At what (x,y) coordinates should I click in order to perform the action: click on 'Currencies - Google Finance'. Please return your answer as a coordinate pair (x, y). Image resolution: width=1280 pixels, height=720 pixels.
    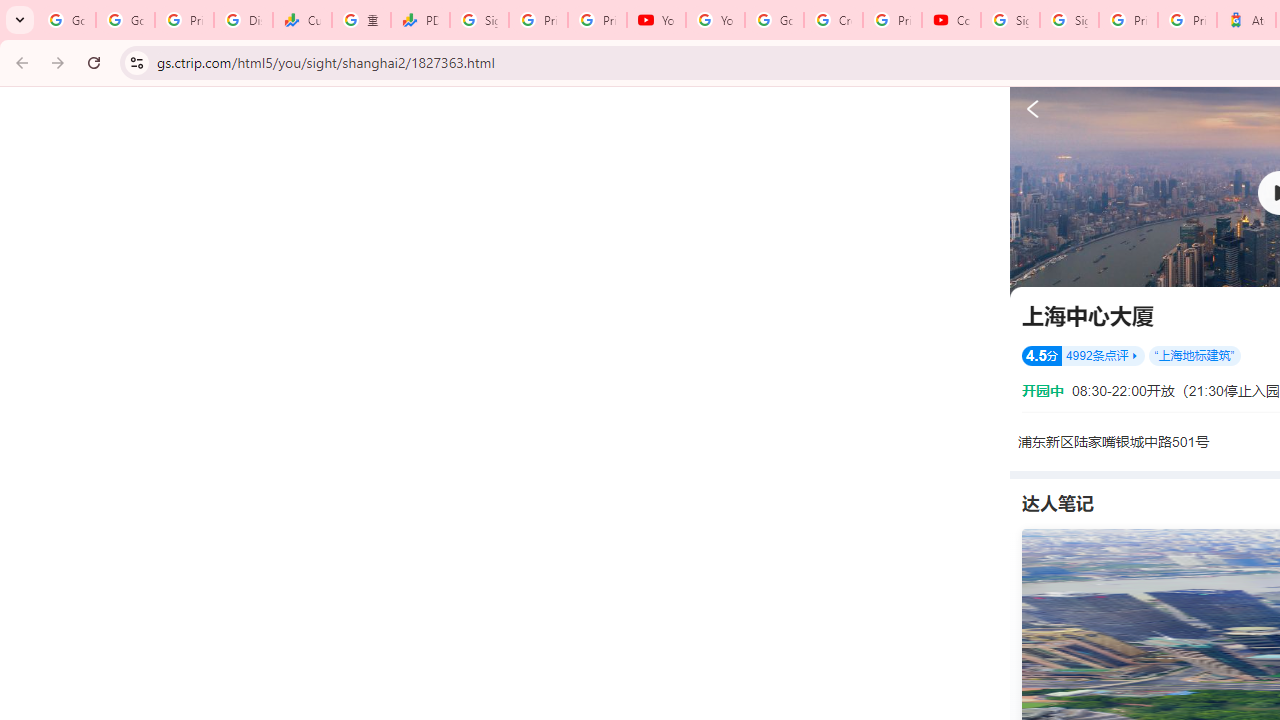
    Looking at the image, I should click on (301, 20).